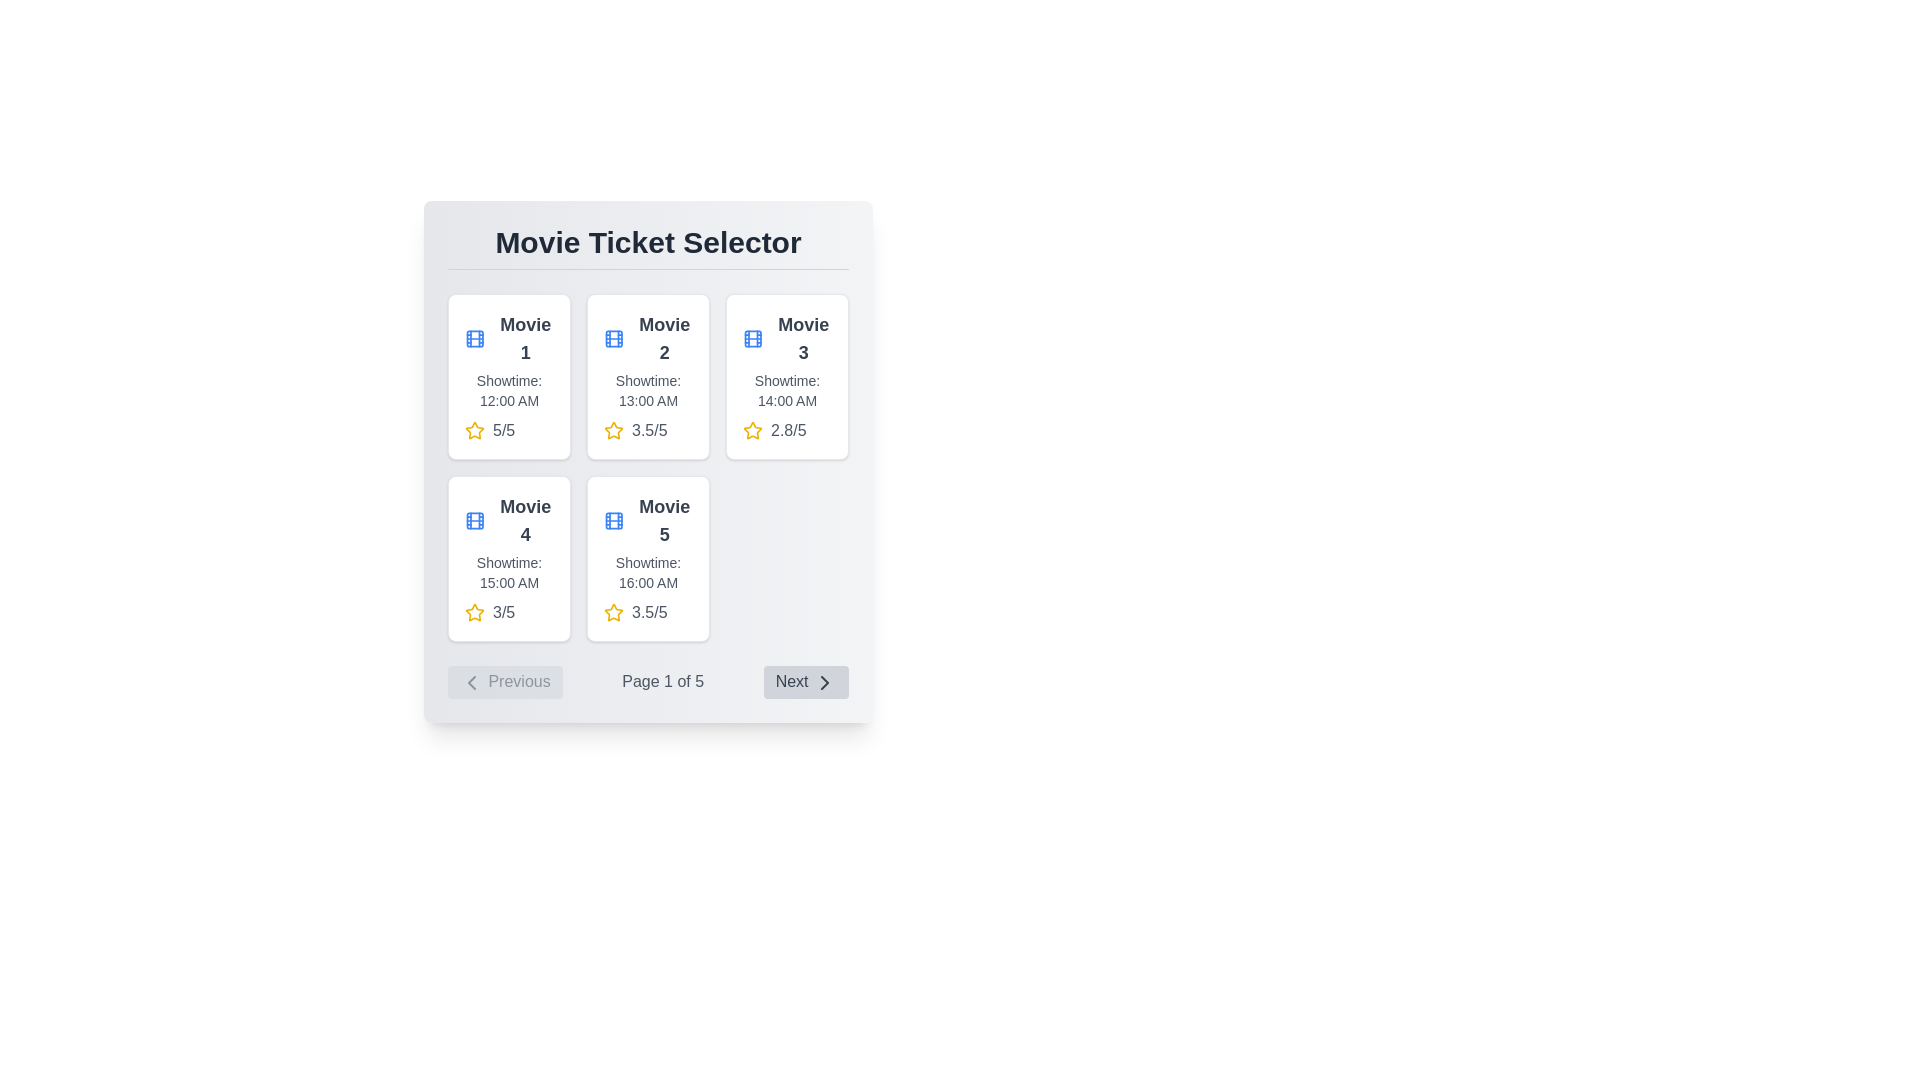  What do you see at coordinates (752, 429) in the screenshot?
I see `the third star icon with a yellow border and hollow center in the rating component for 'Movie 3'` at bounding box center [752, 429].